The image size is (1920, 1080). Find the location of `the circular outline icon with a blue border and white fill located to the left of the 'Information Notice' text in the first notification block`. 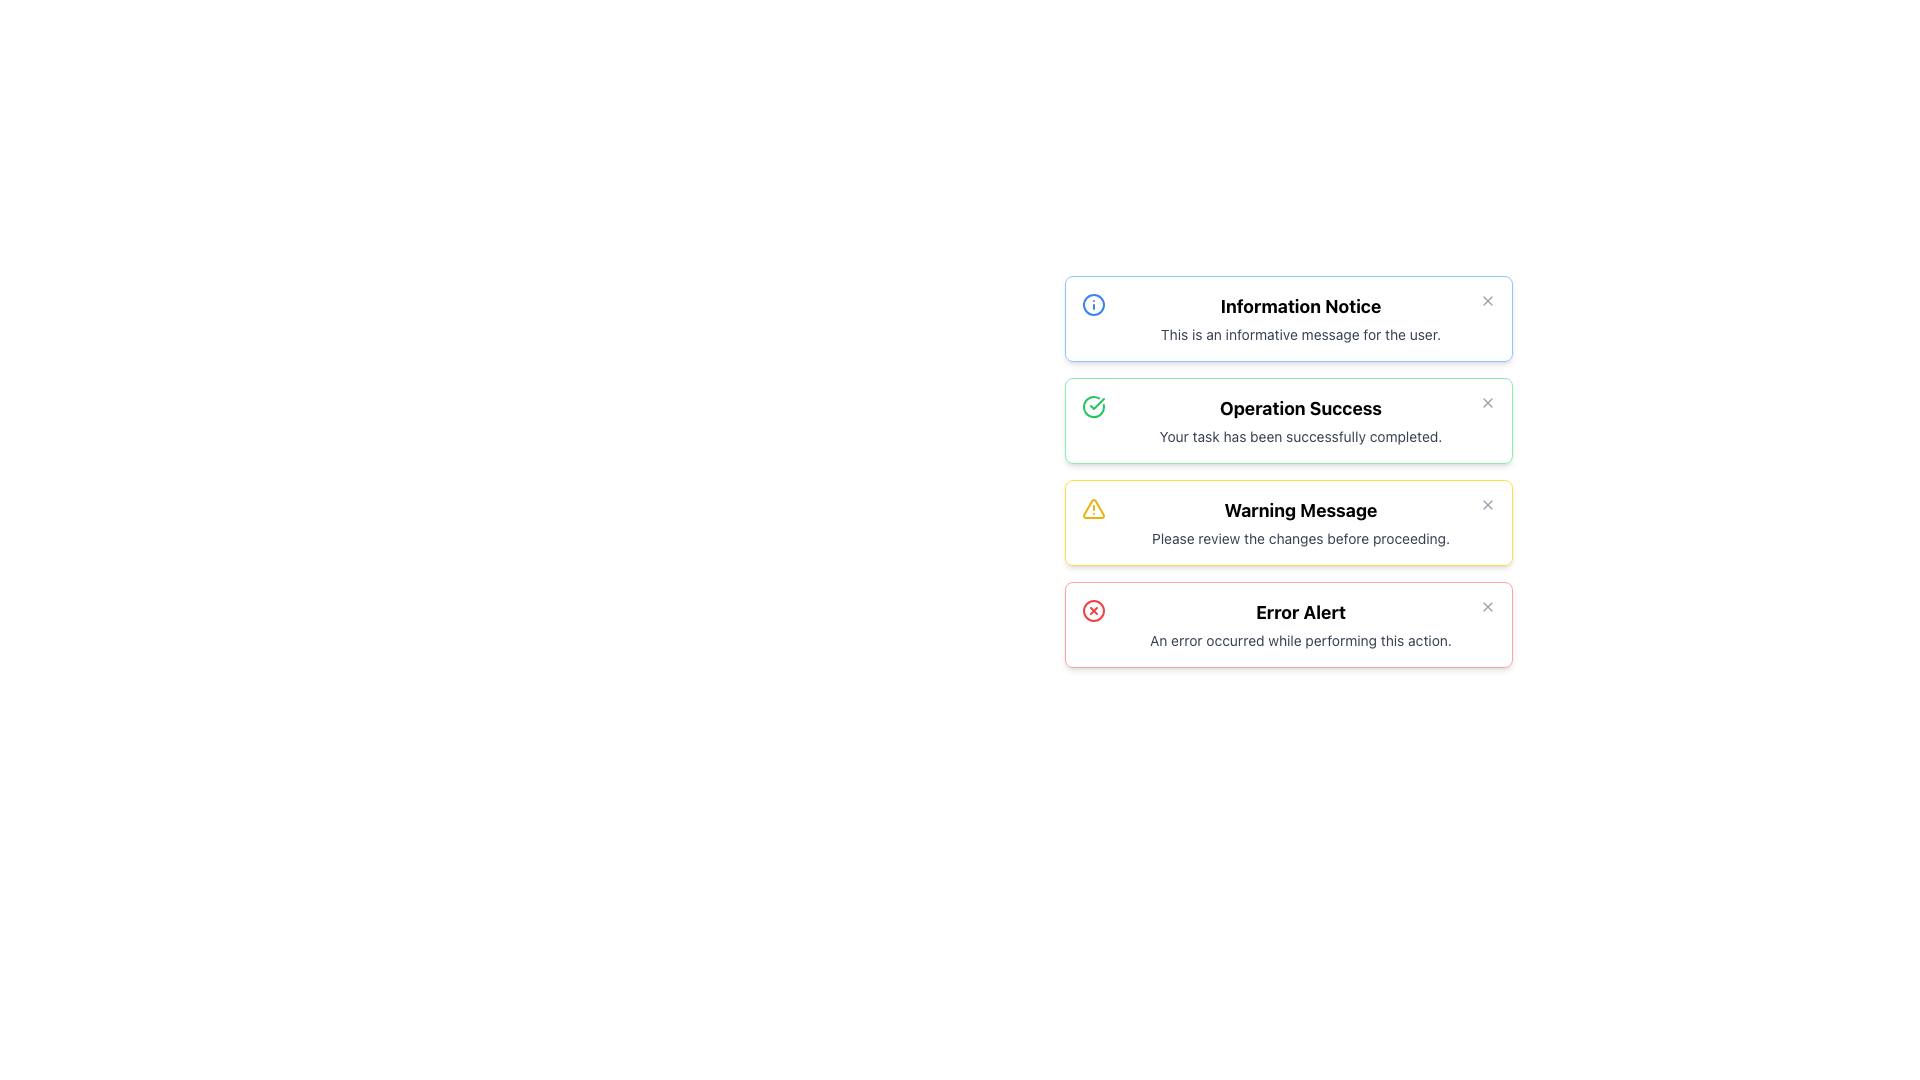

the circular outline icon with a blue border and white fill located to the left of the 'Information Notice' text in the first notification block is located at coordinates (1093, 304).